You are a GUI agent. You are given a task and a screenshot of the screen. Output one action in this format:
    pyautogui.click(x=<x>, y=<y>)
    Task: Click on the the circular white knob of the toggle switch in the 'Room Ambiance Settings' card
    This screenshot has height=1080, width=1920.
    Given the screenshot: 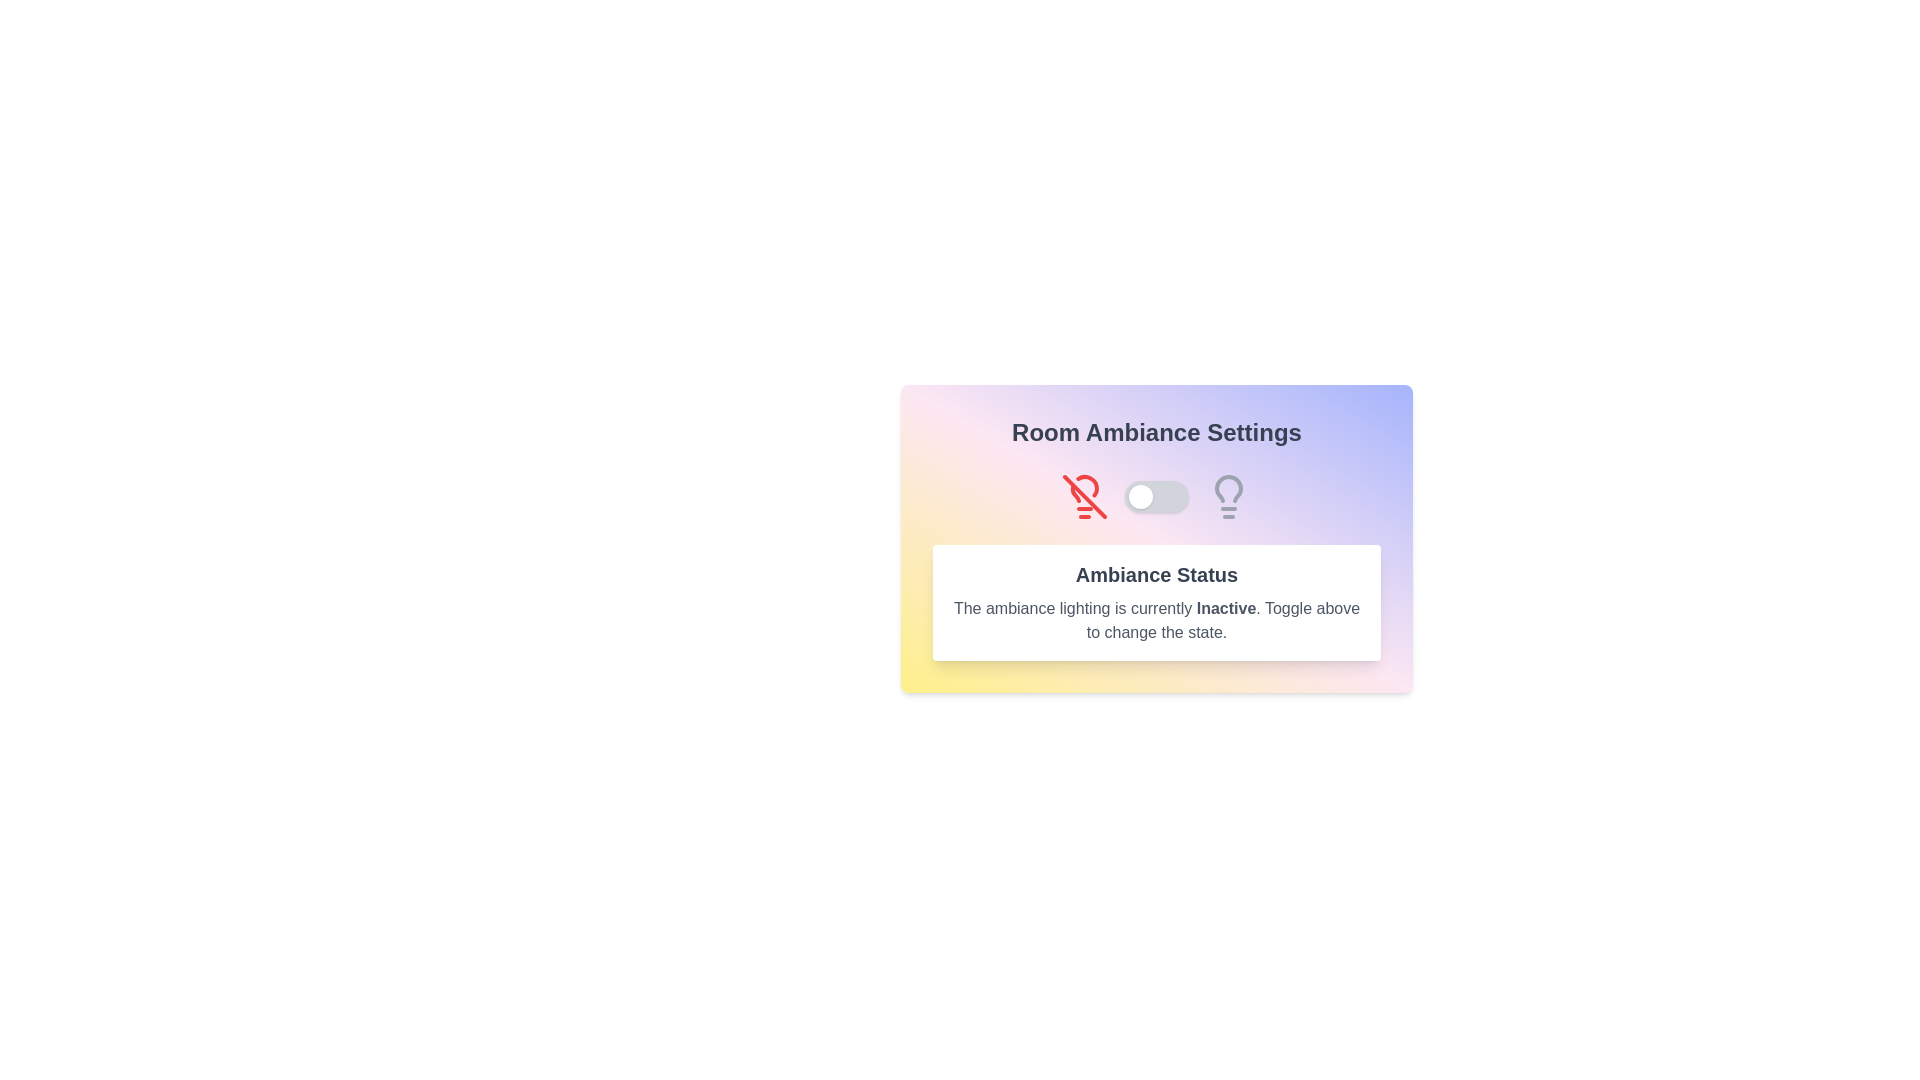 What is the action you would take?
    pyautogui.click(x=1156, y=496)
    